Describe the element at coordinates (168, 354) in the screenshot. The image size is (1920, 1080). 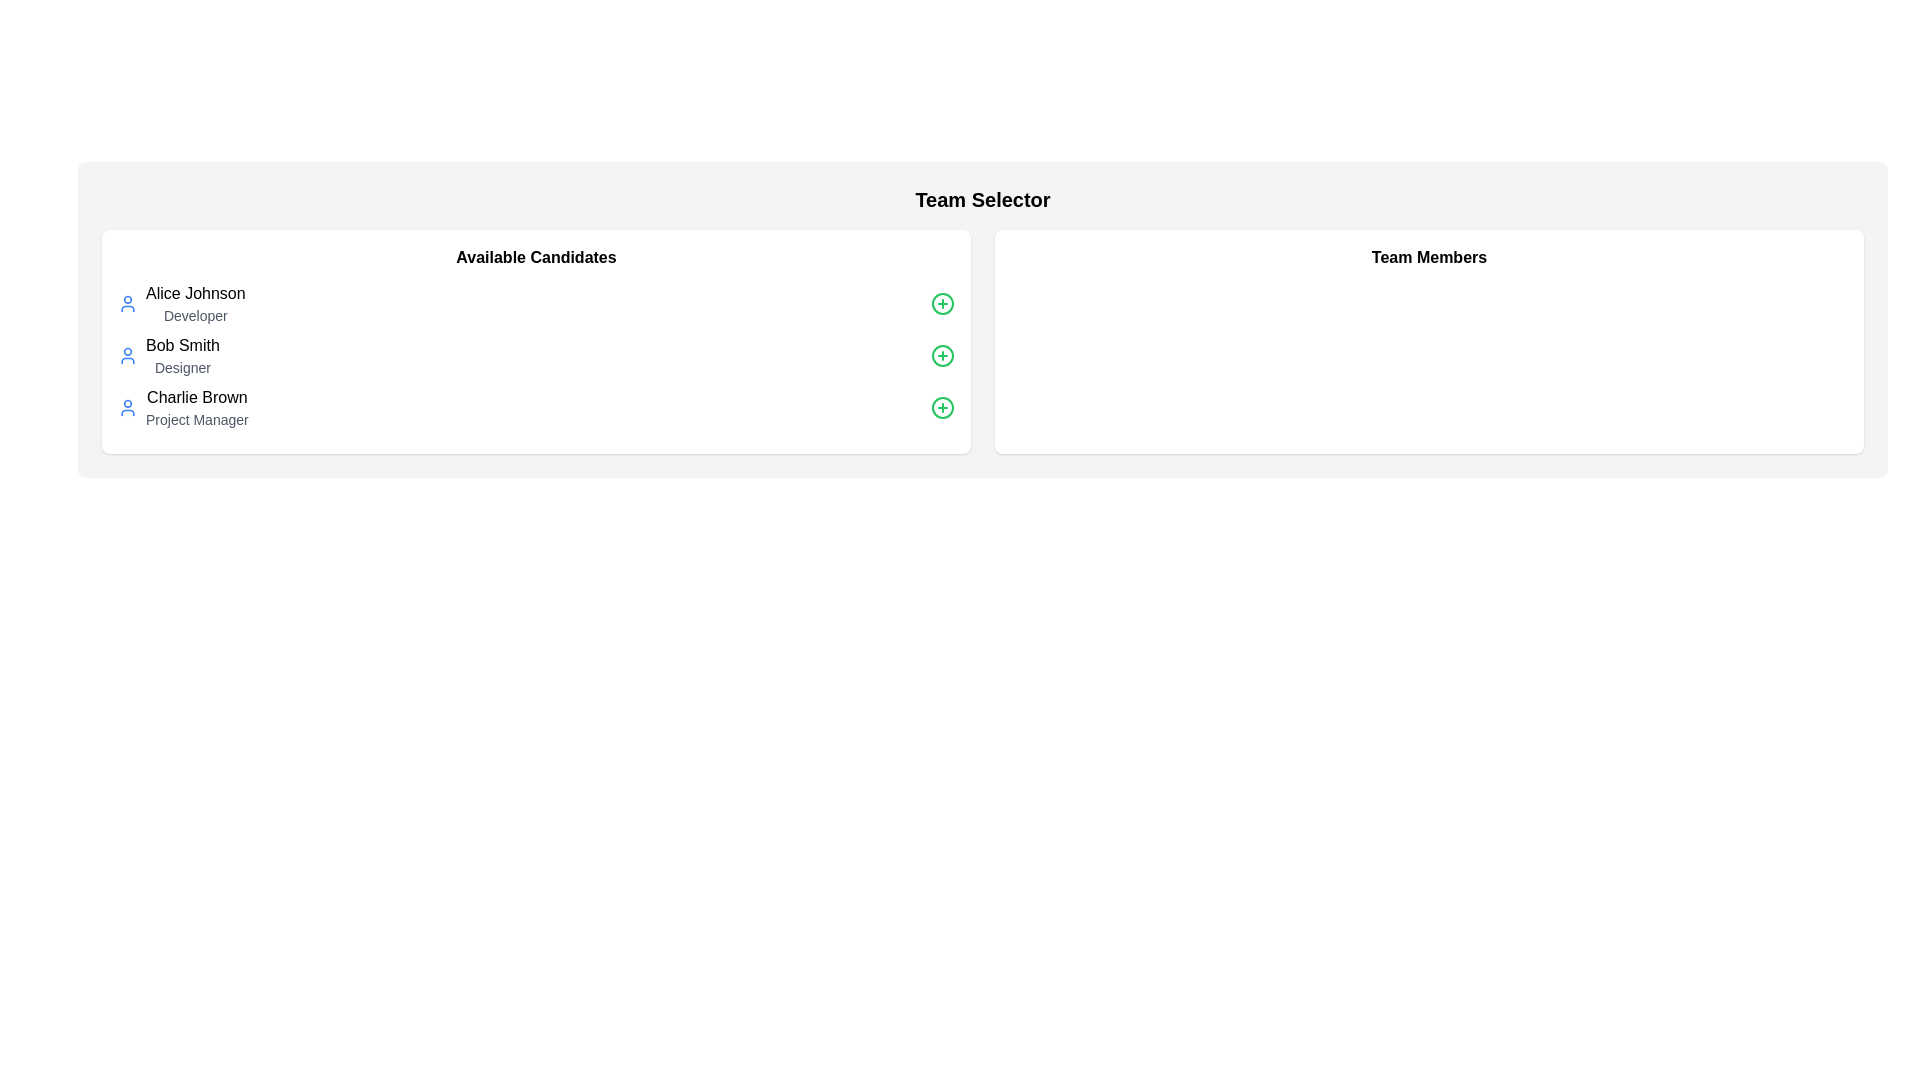
I see `the information display row for user 'Bob Smith', which includes the name in bold and role 'Designer' below it, positioned as the second entry in the list of candidates` at that location.